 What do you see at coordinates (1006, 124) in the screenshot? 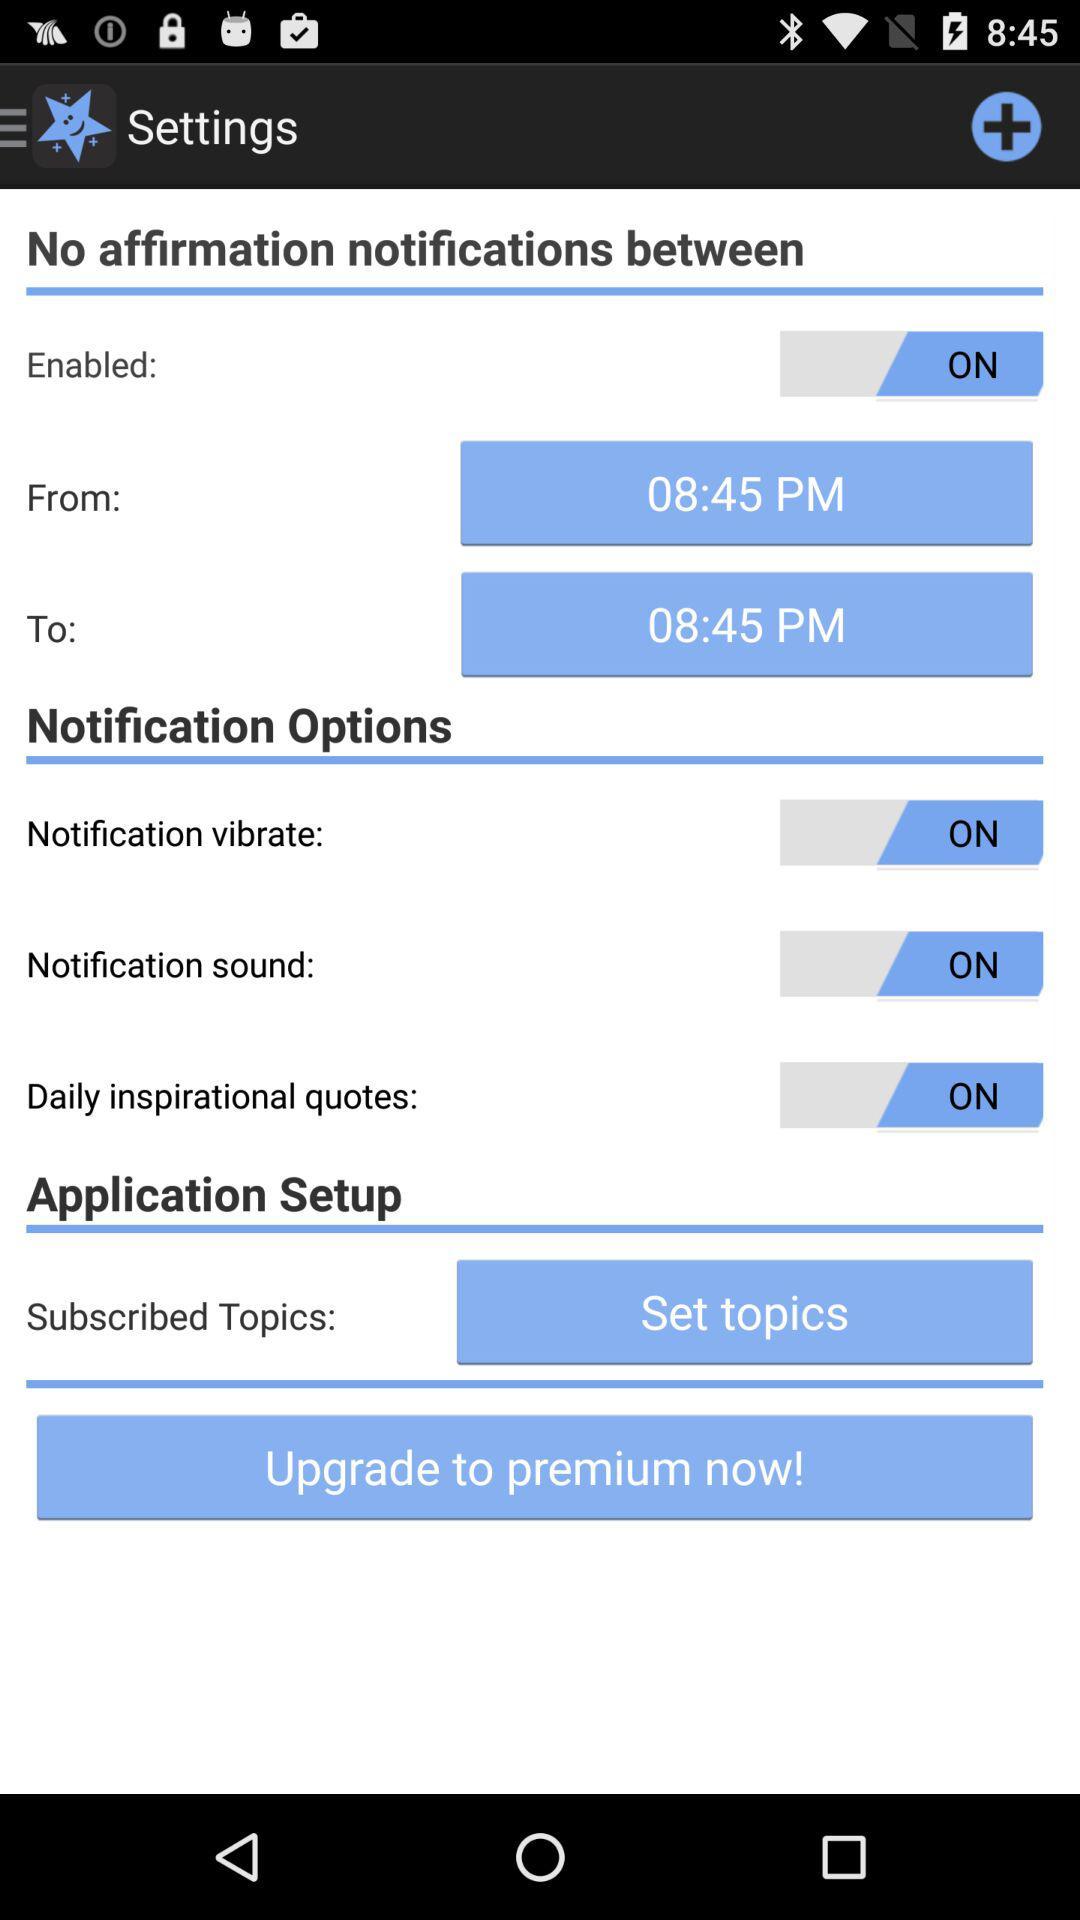
I see `plus mark` at bounding box center [1006, 124].